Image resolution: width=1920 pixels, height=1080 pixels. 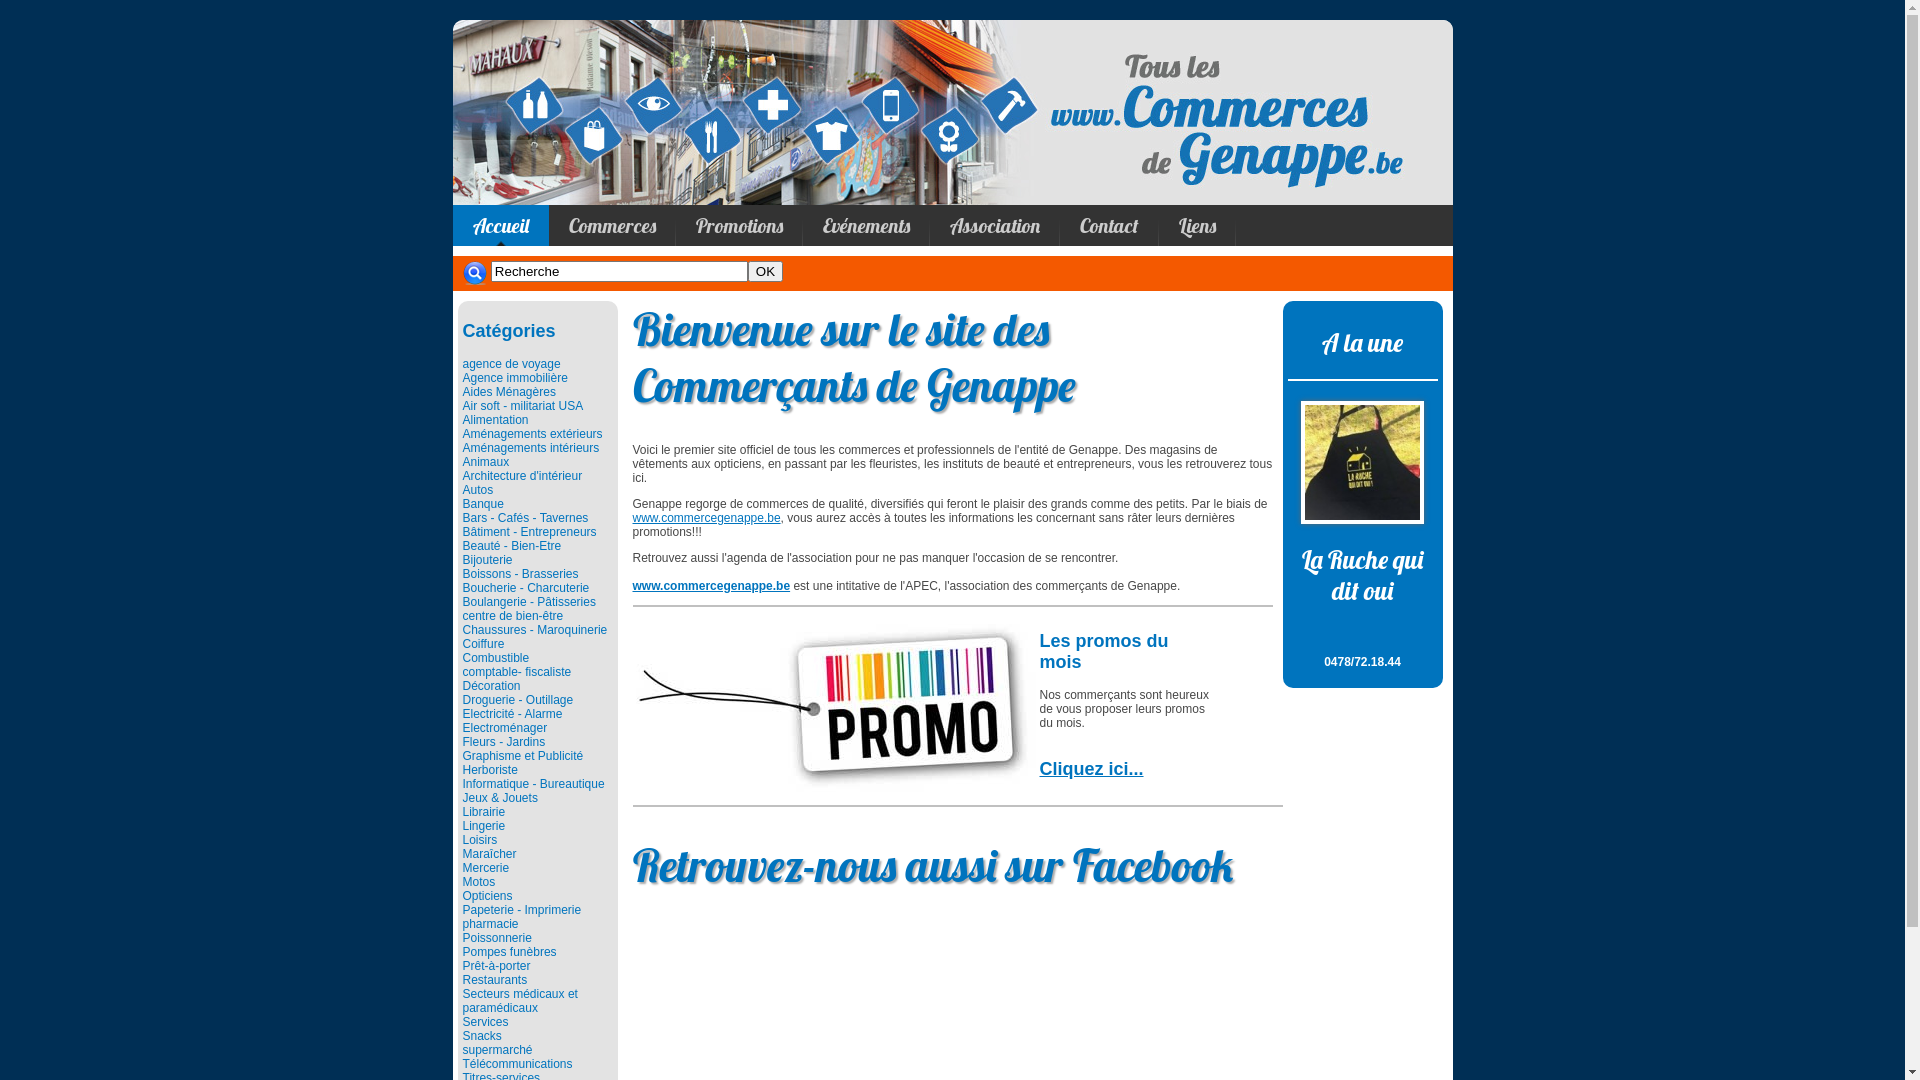 What do you see at coordinates (460, 812) in the screenshot?
I see `'Librairie'` at bounding box center [460, 812].